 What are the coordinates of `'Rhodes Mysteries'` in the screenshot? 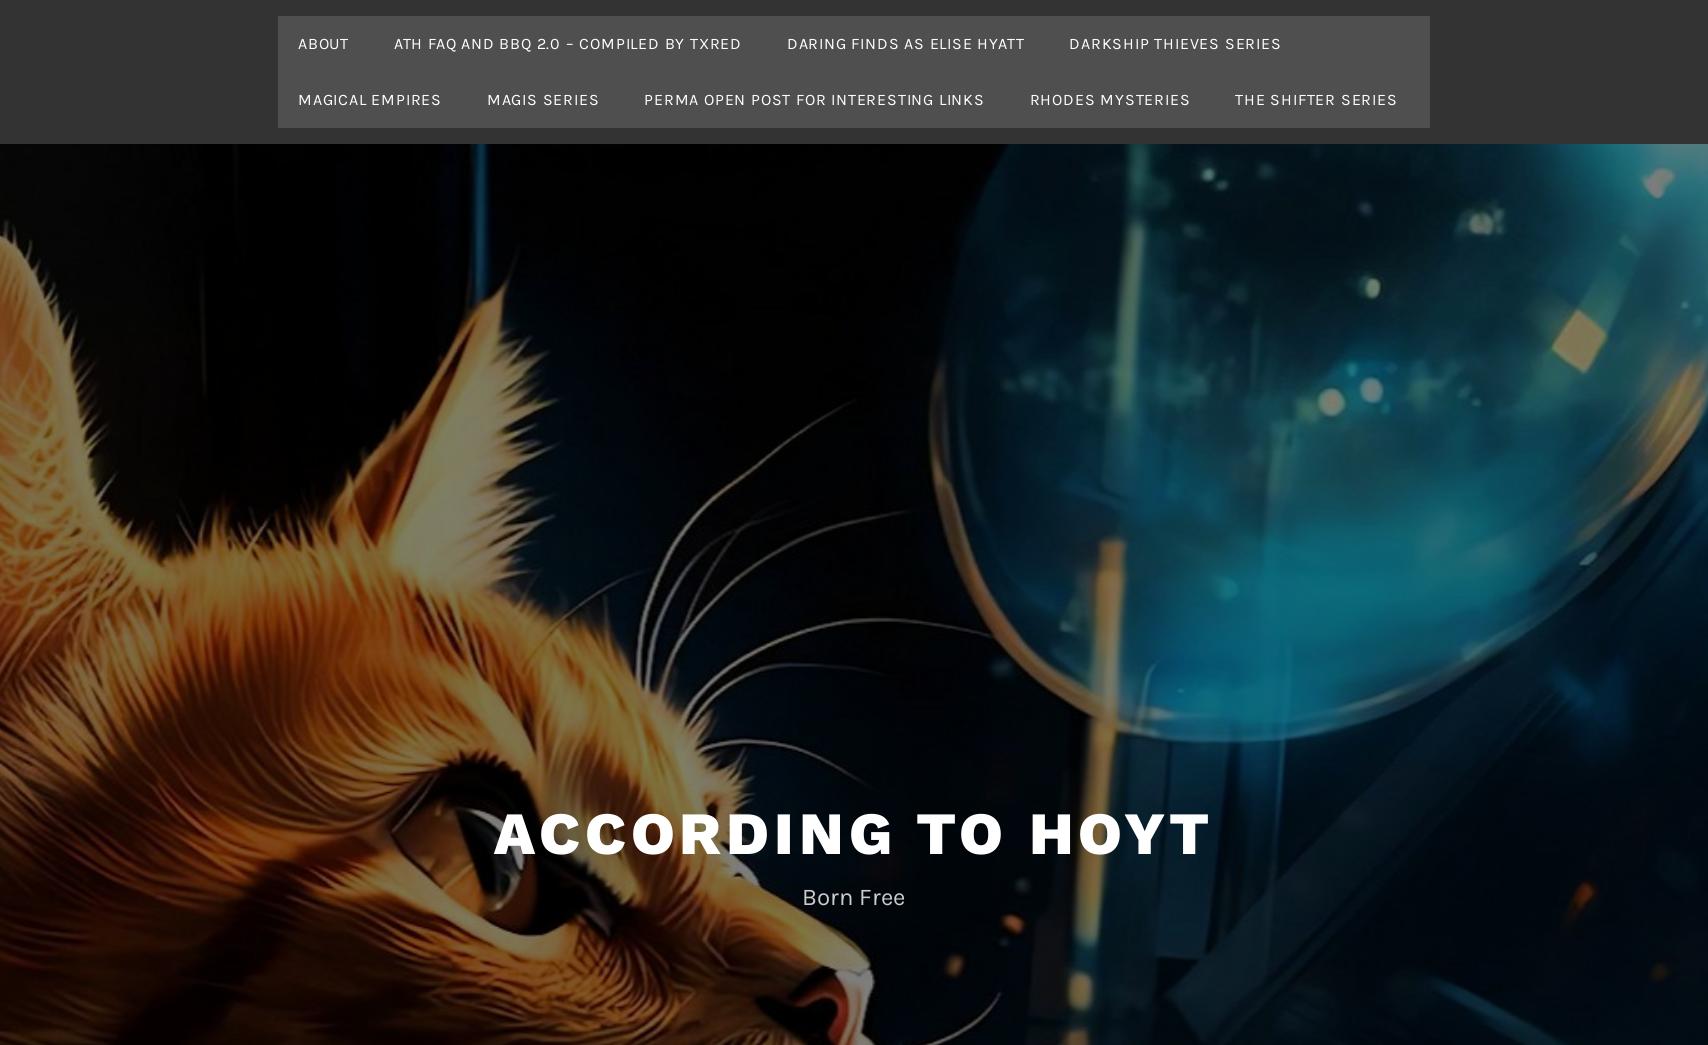 It's located at (1109, 99).